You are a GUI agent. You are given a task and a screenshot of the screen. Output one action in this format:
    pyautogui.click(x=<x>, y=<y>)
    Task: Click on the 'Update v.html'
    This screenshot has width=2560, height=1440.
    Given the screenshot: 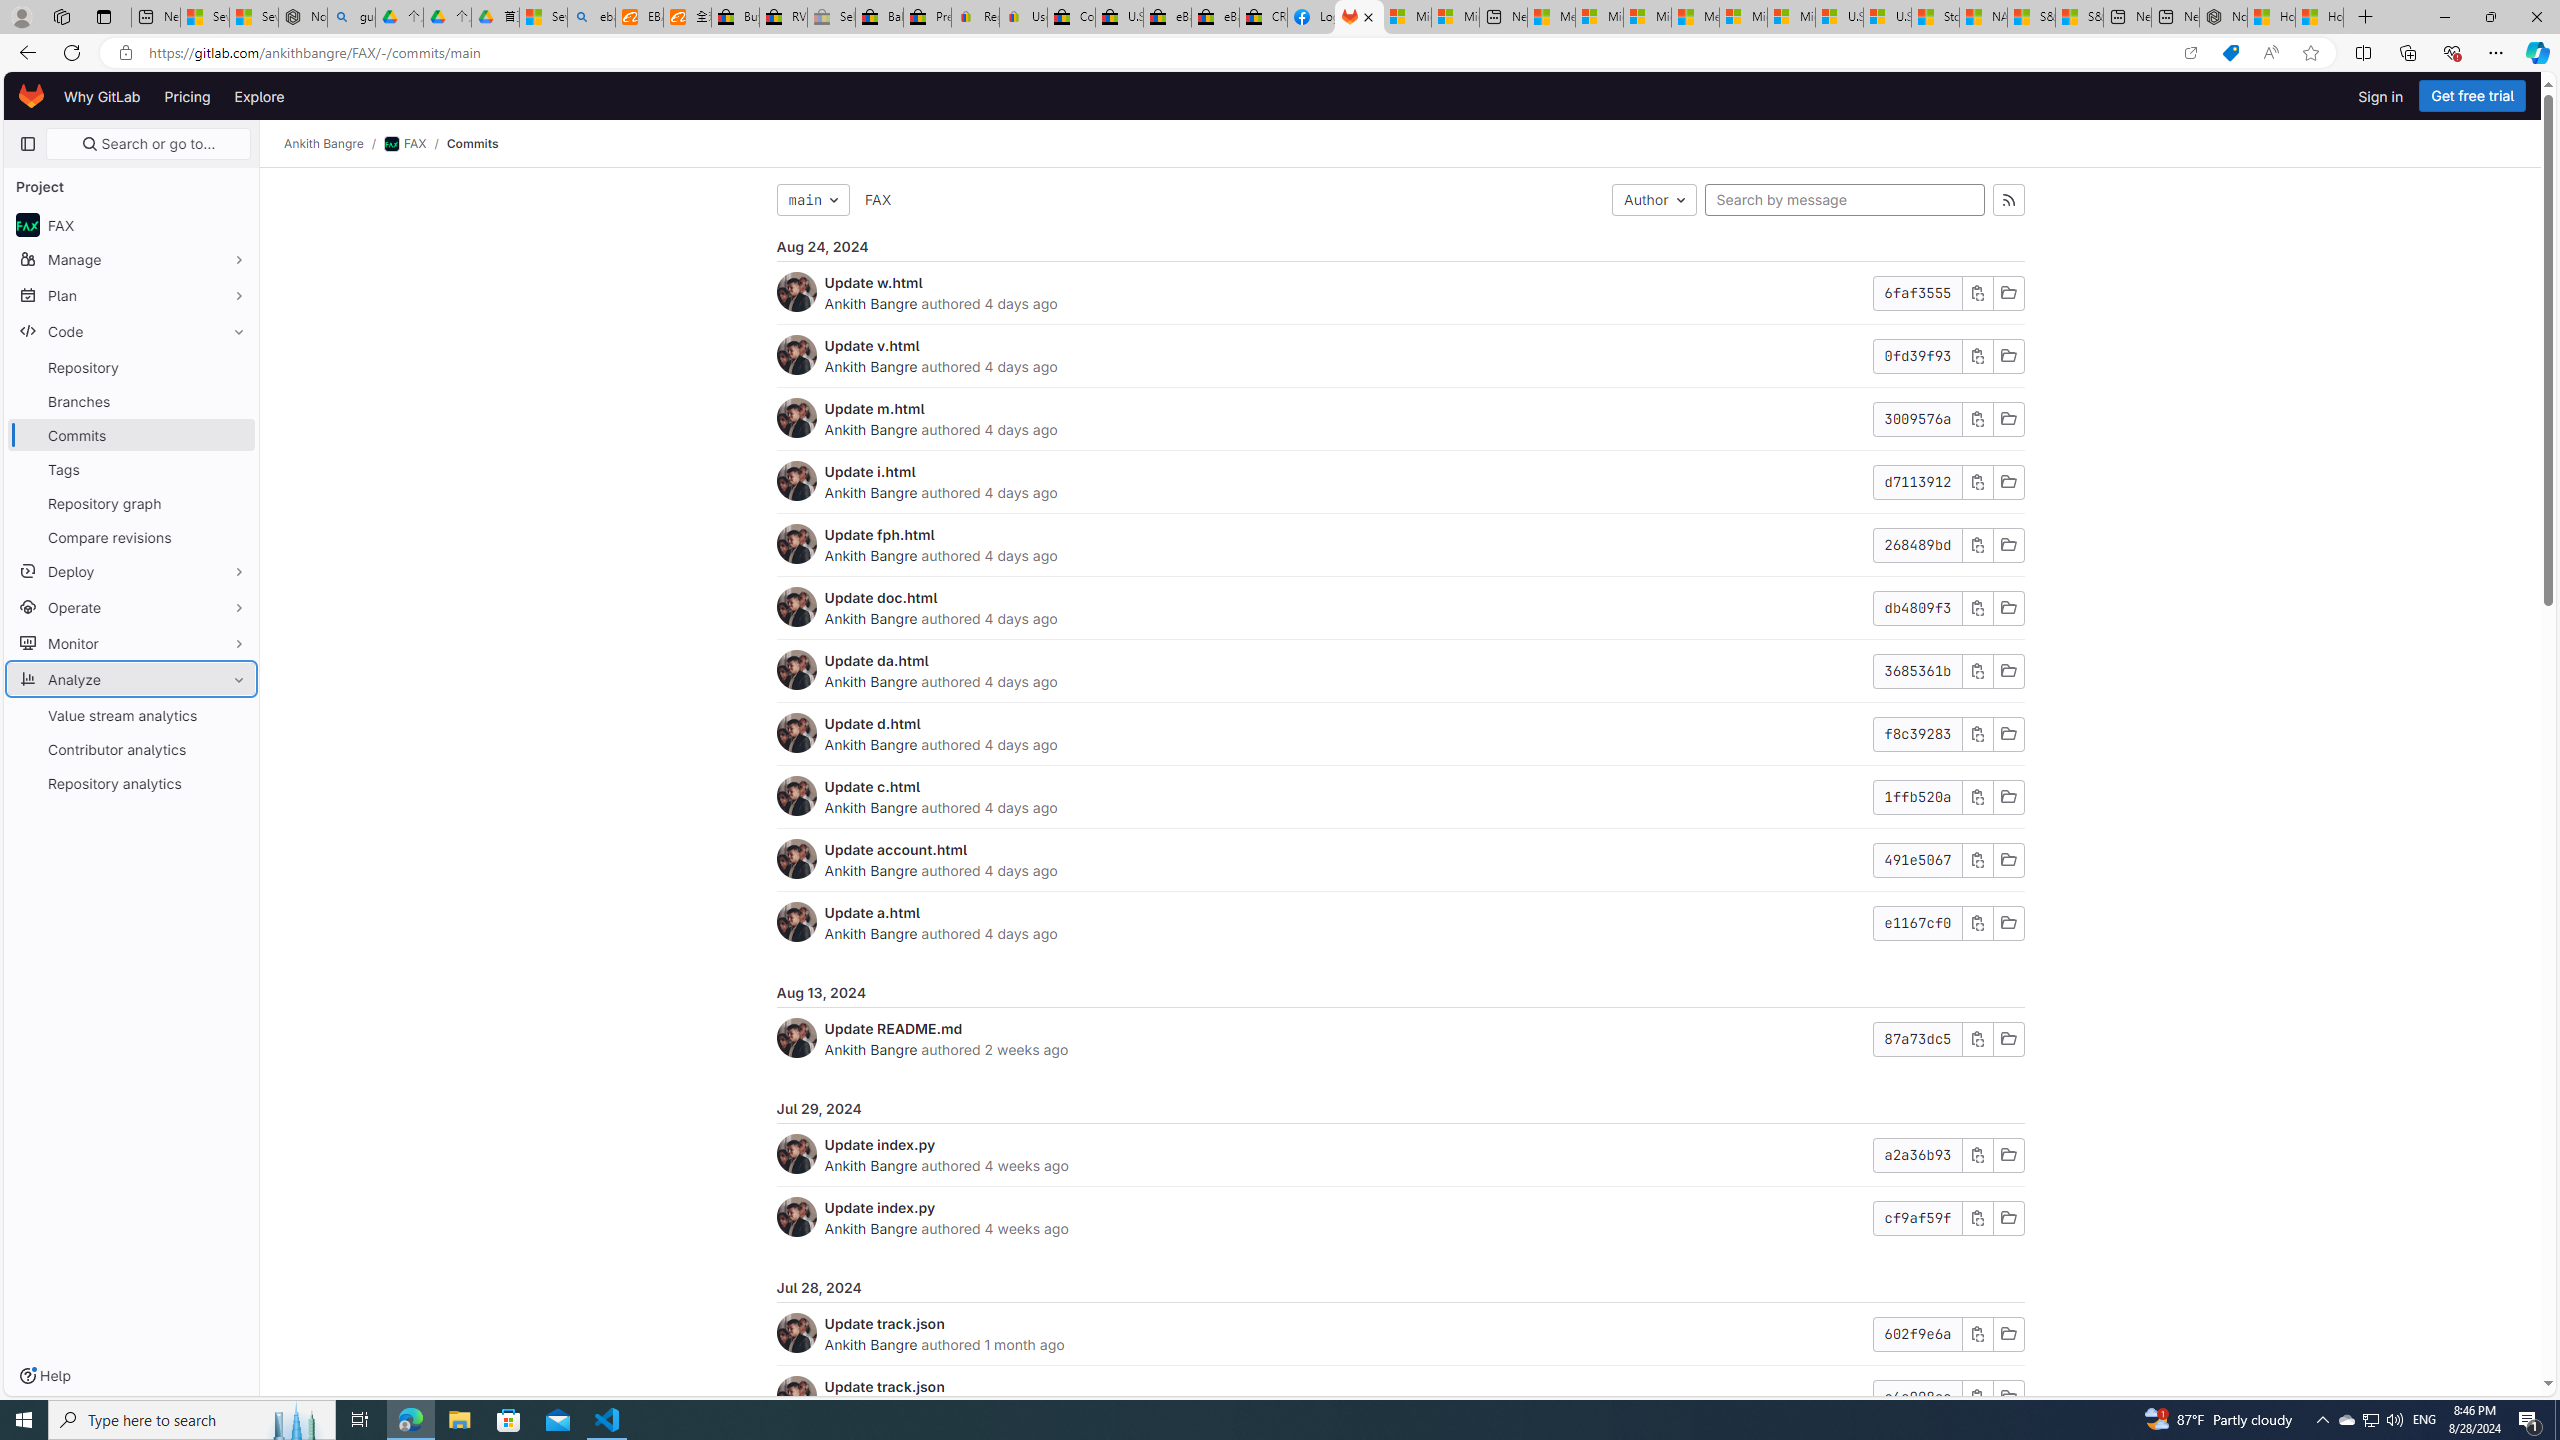 What is the action you would take?
    pyautogui.click(x=871, y=344)
    